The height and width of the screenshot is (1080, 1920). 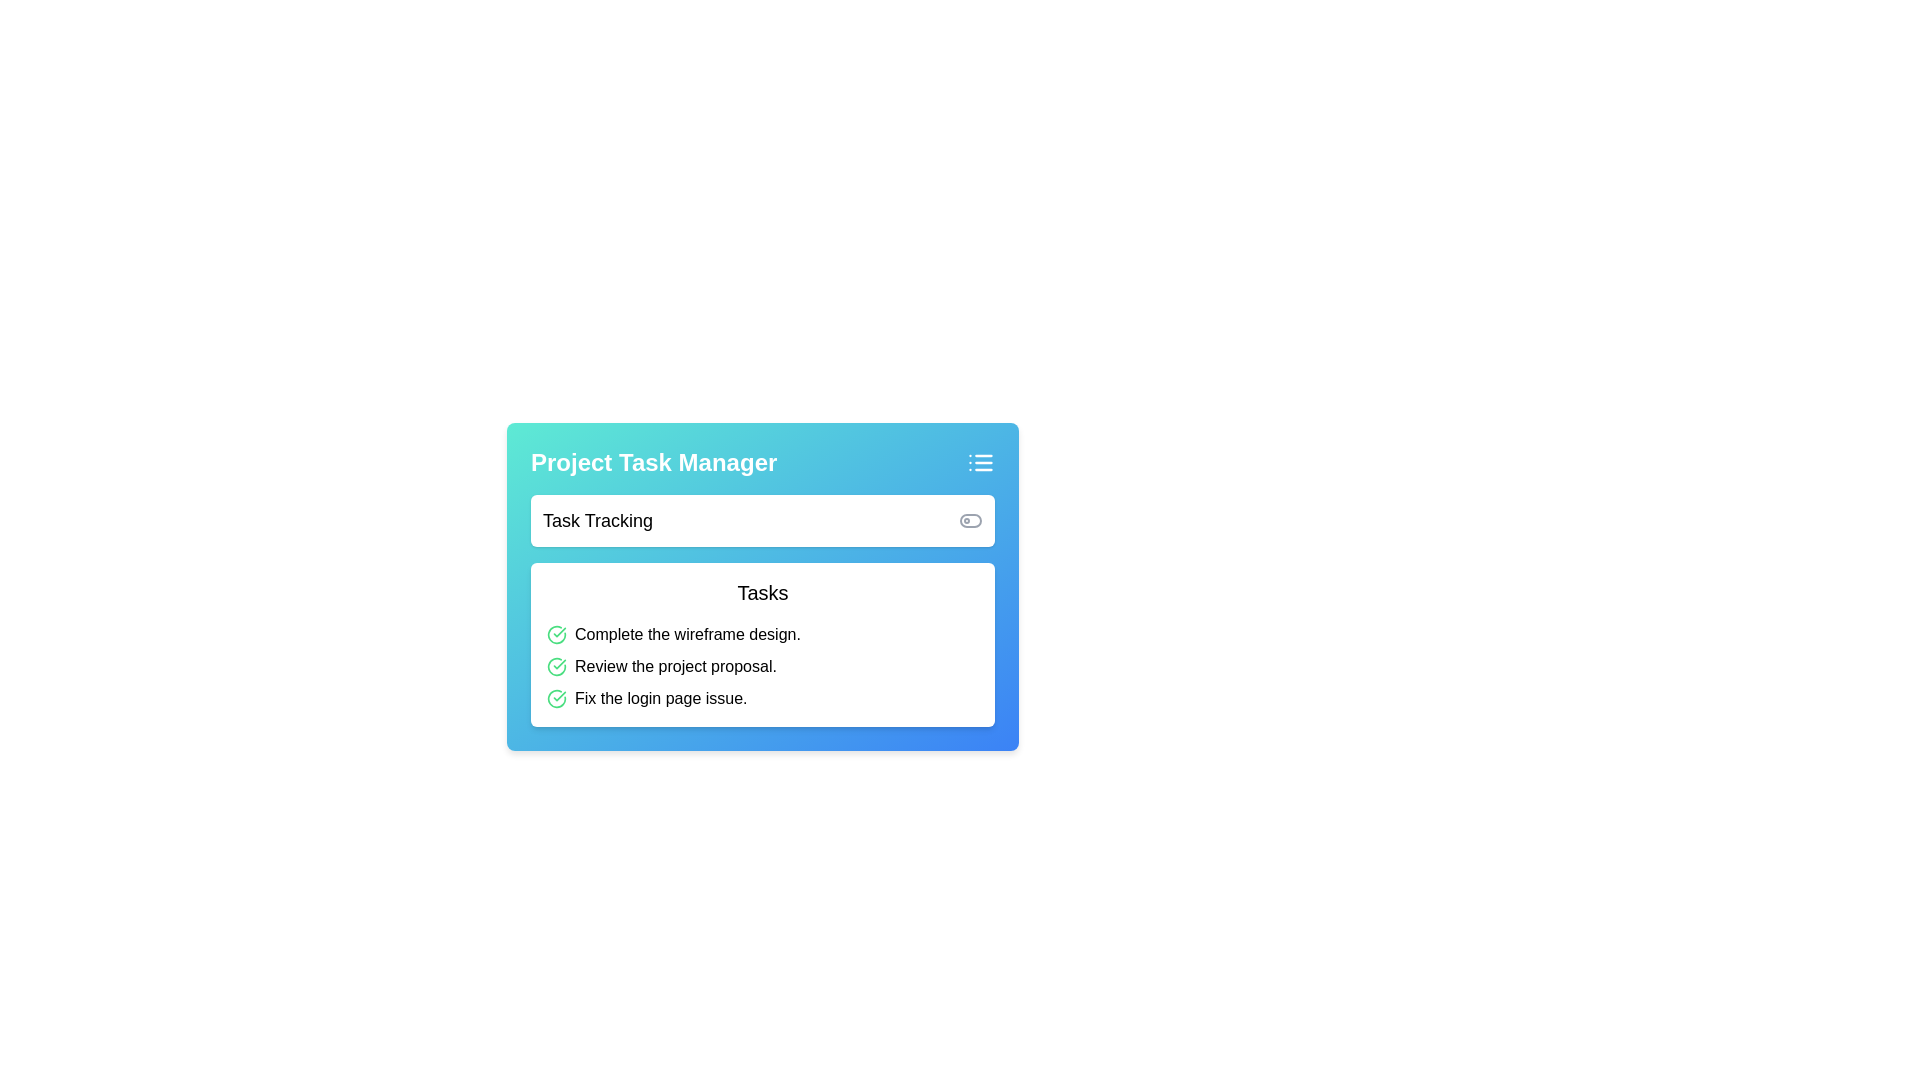 What do you see at coordinates (980, 462) in the screenshot?
I see `the icon or button-like graphical menu element located at the far right of the 'Project Task Manager' header` at bounding box center [980, 462].